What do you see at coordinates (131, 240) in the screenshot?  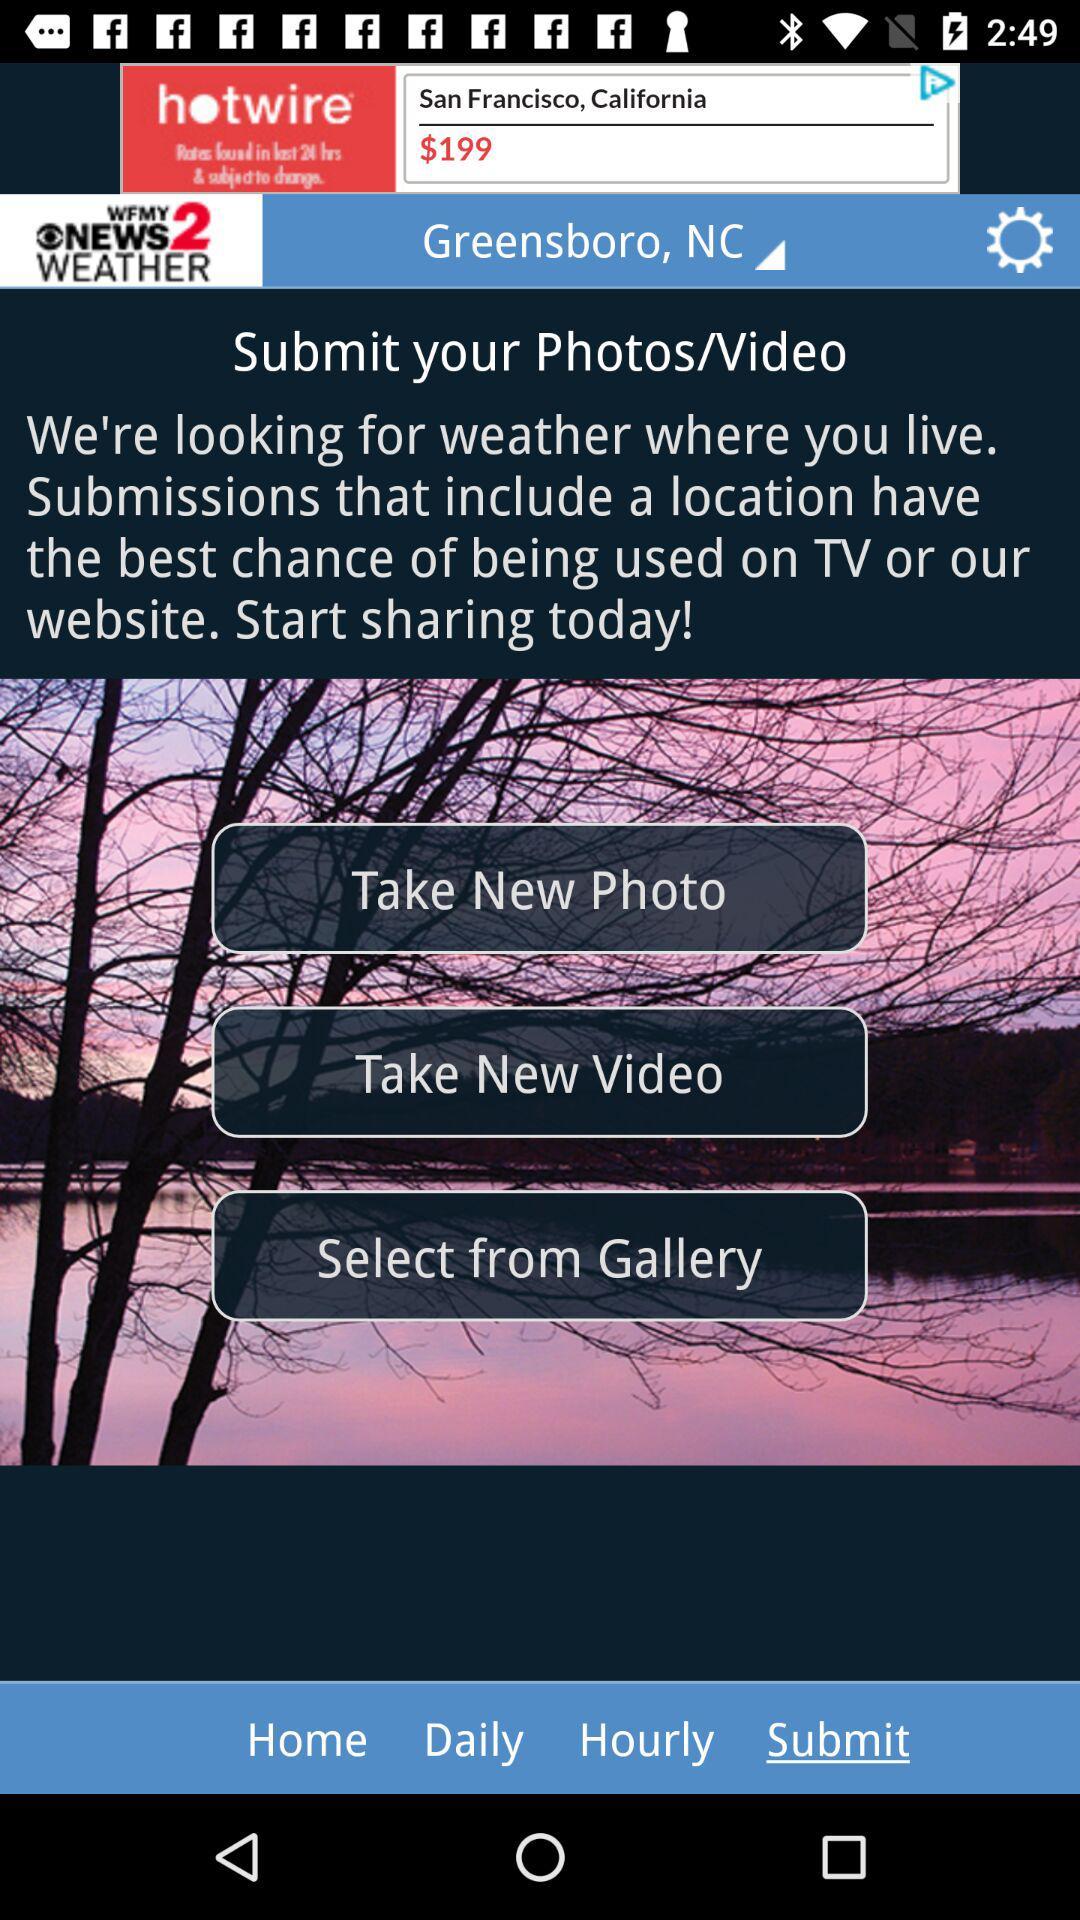 I see `weather news` at bounding box center [131, 240].